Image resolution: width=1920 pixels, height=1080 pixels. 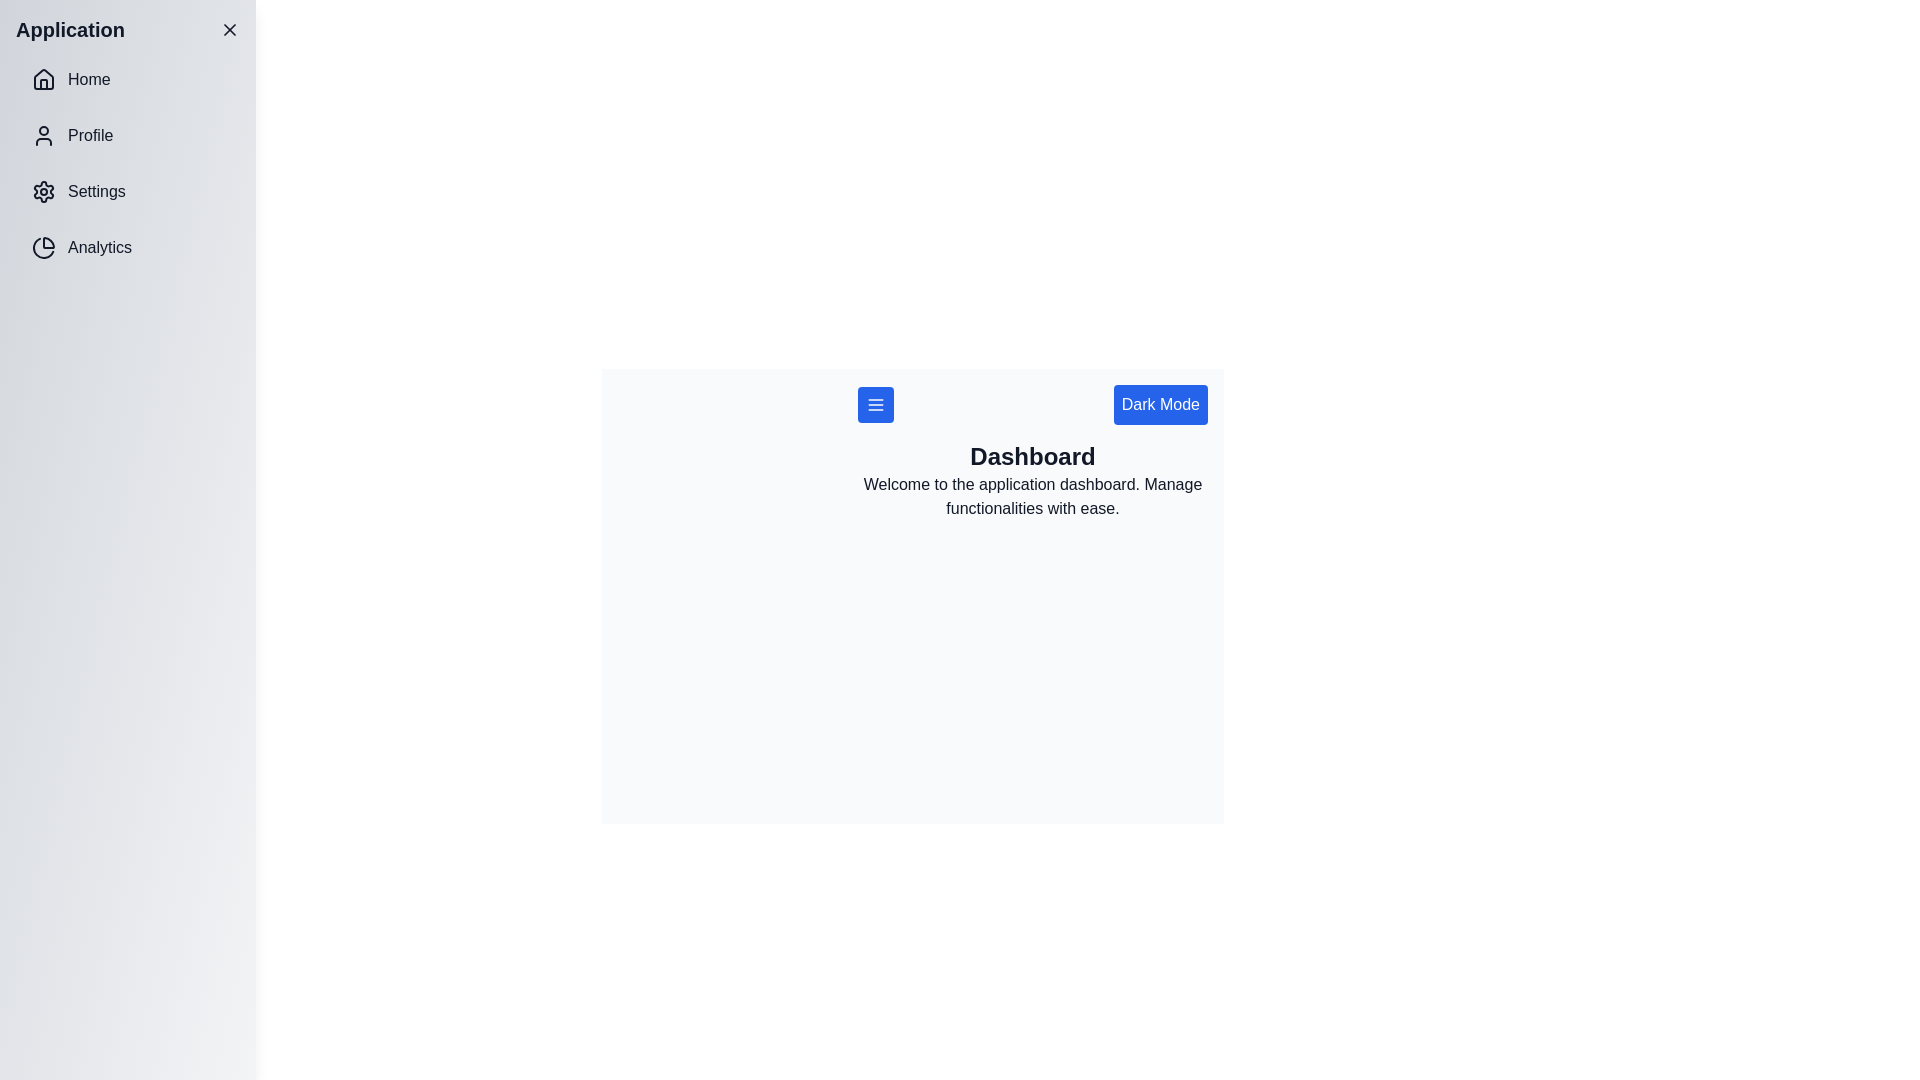 What do you see at coordinates (89, 135) in the screenshot?
I see `keyboard navigation` at bounding box center [89, 135].